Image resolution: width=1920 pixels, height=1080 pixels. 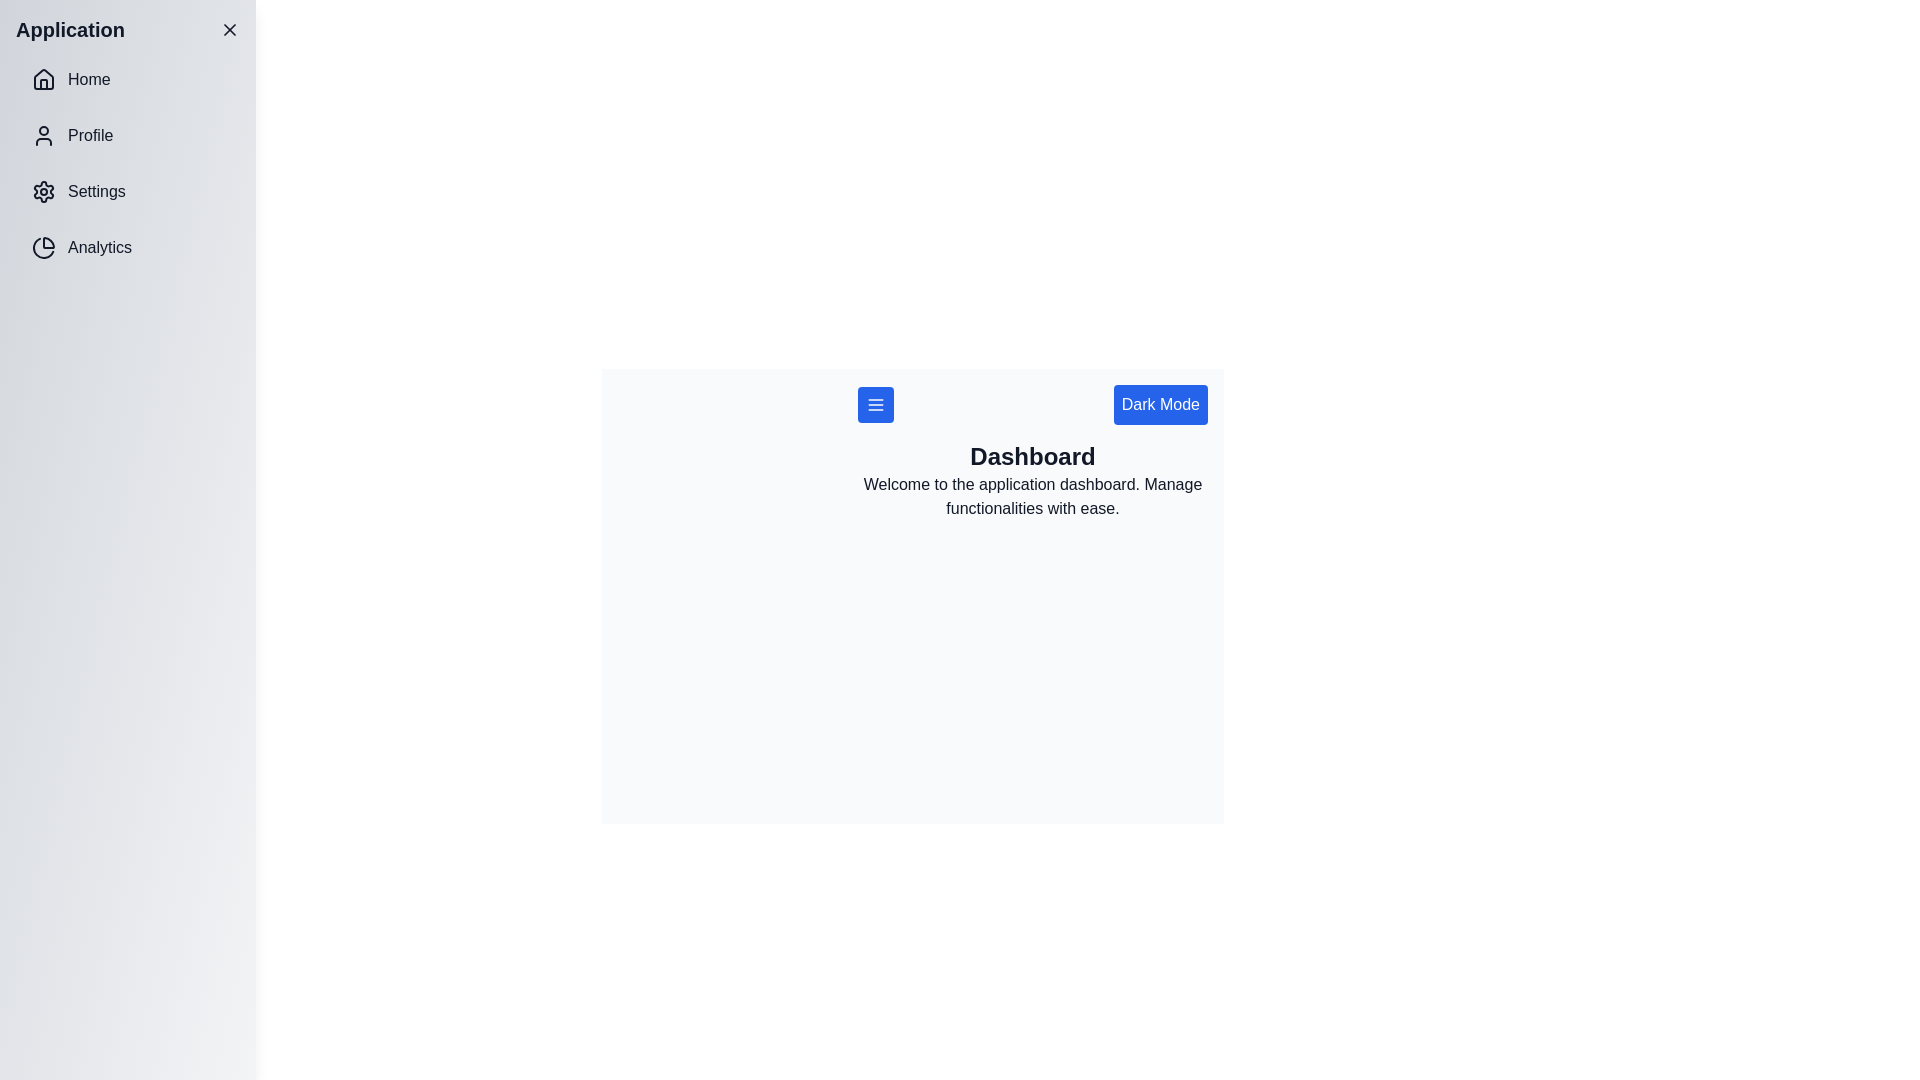 What do you see at coordinates (89, 135) in the screenshot?
I see `keyboard navigation` at bounding box center [89, 135].